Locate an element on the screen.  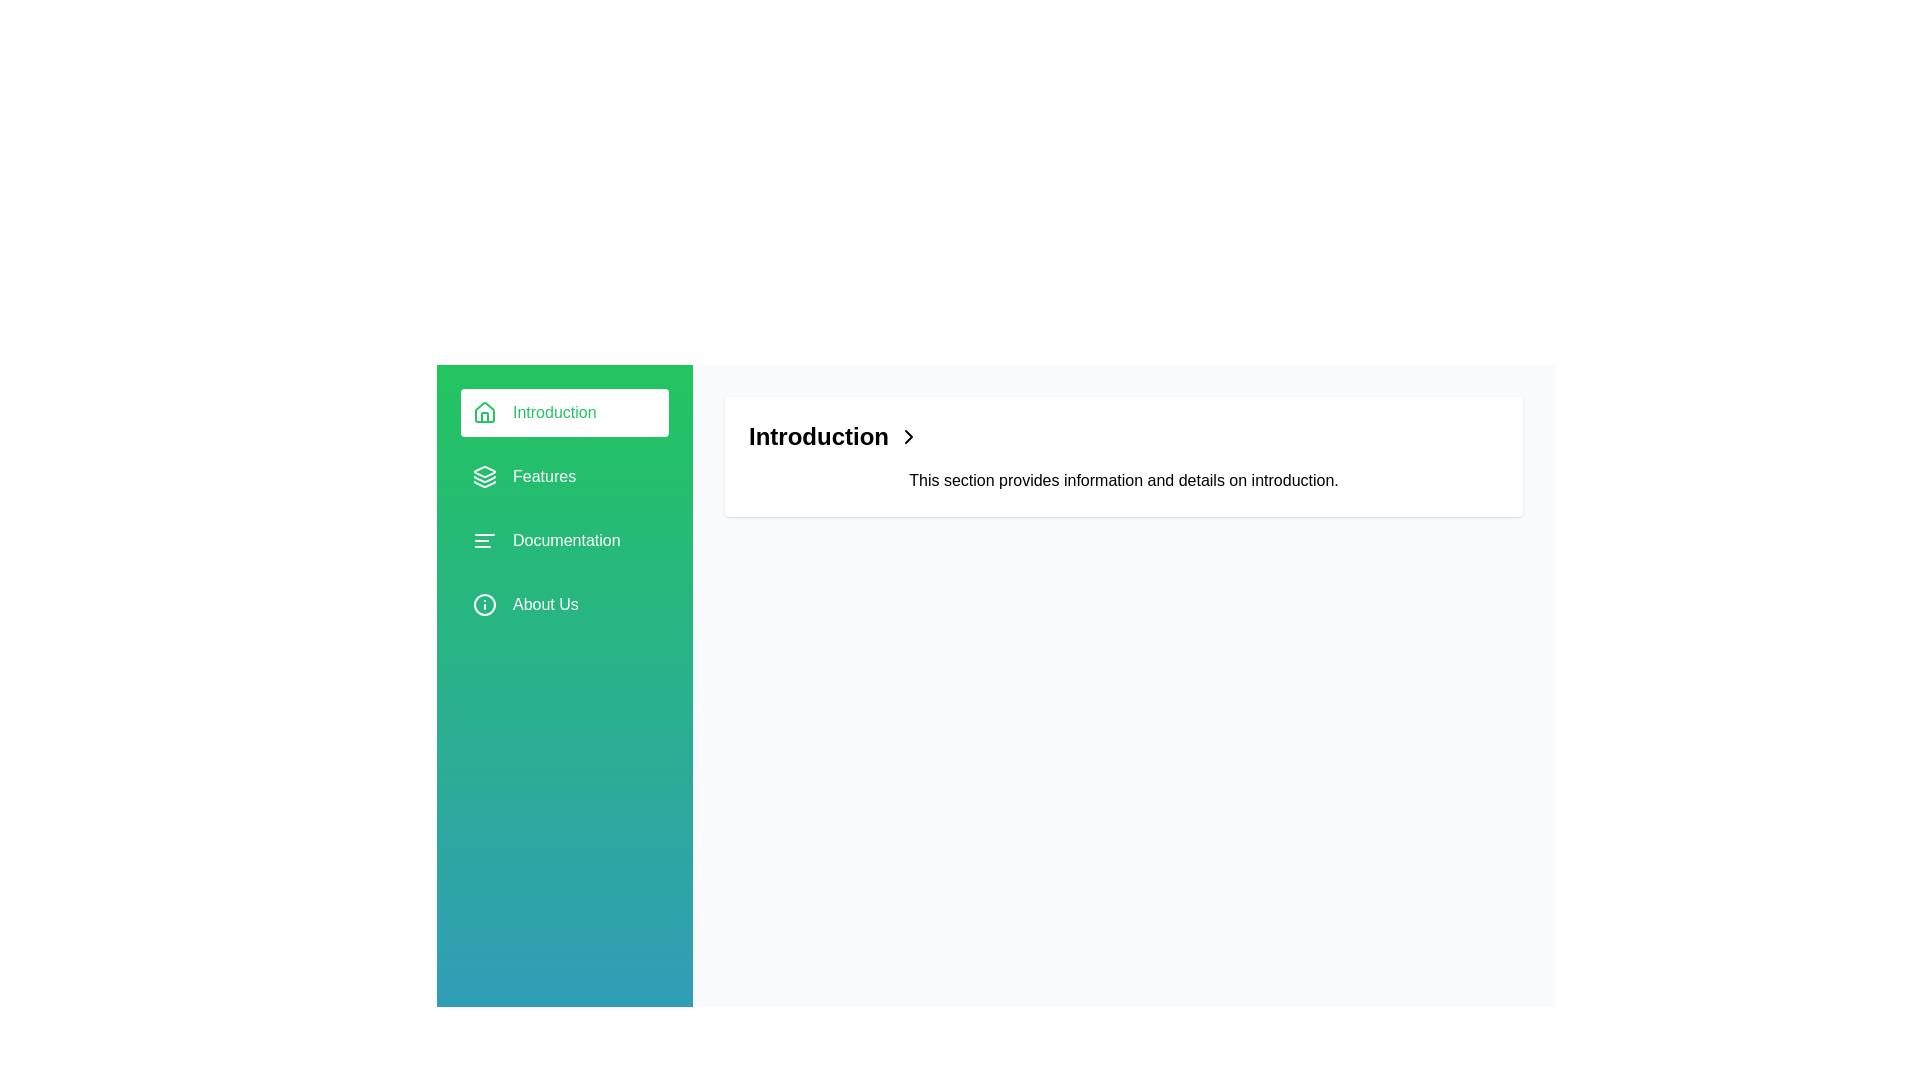
the stack-like icon located in the green sidebar, next to the text 'Features' in the vertical navigation menu is located at coordinates (484, 477).